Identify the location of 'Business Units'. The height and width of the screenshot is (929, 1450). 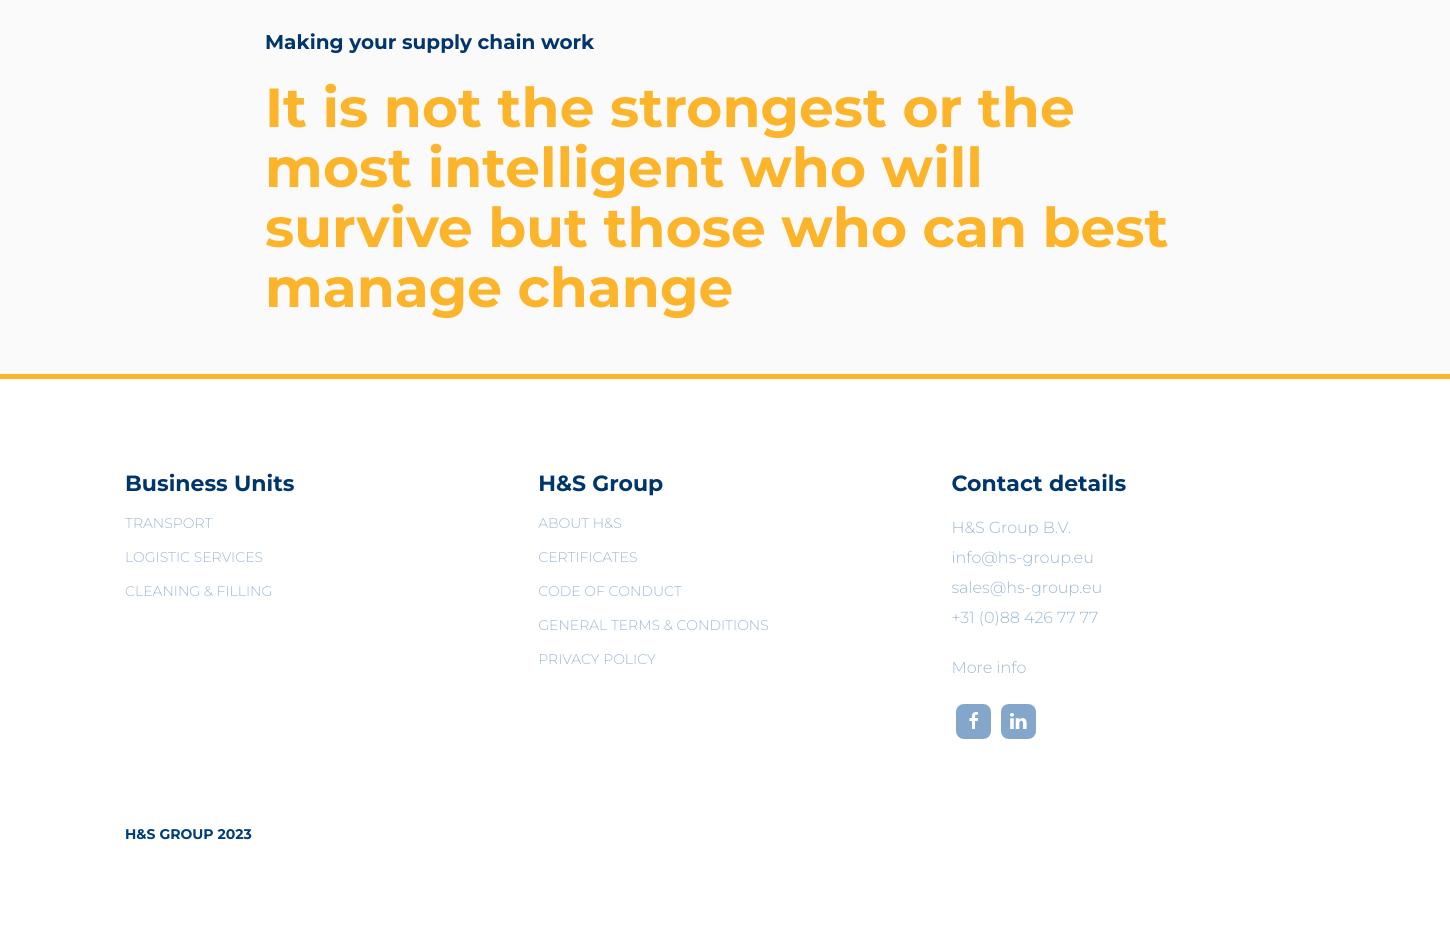
(208, 483).